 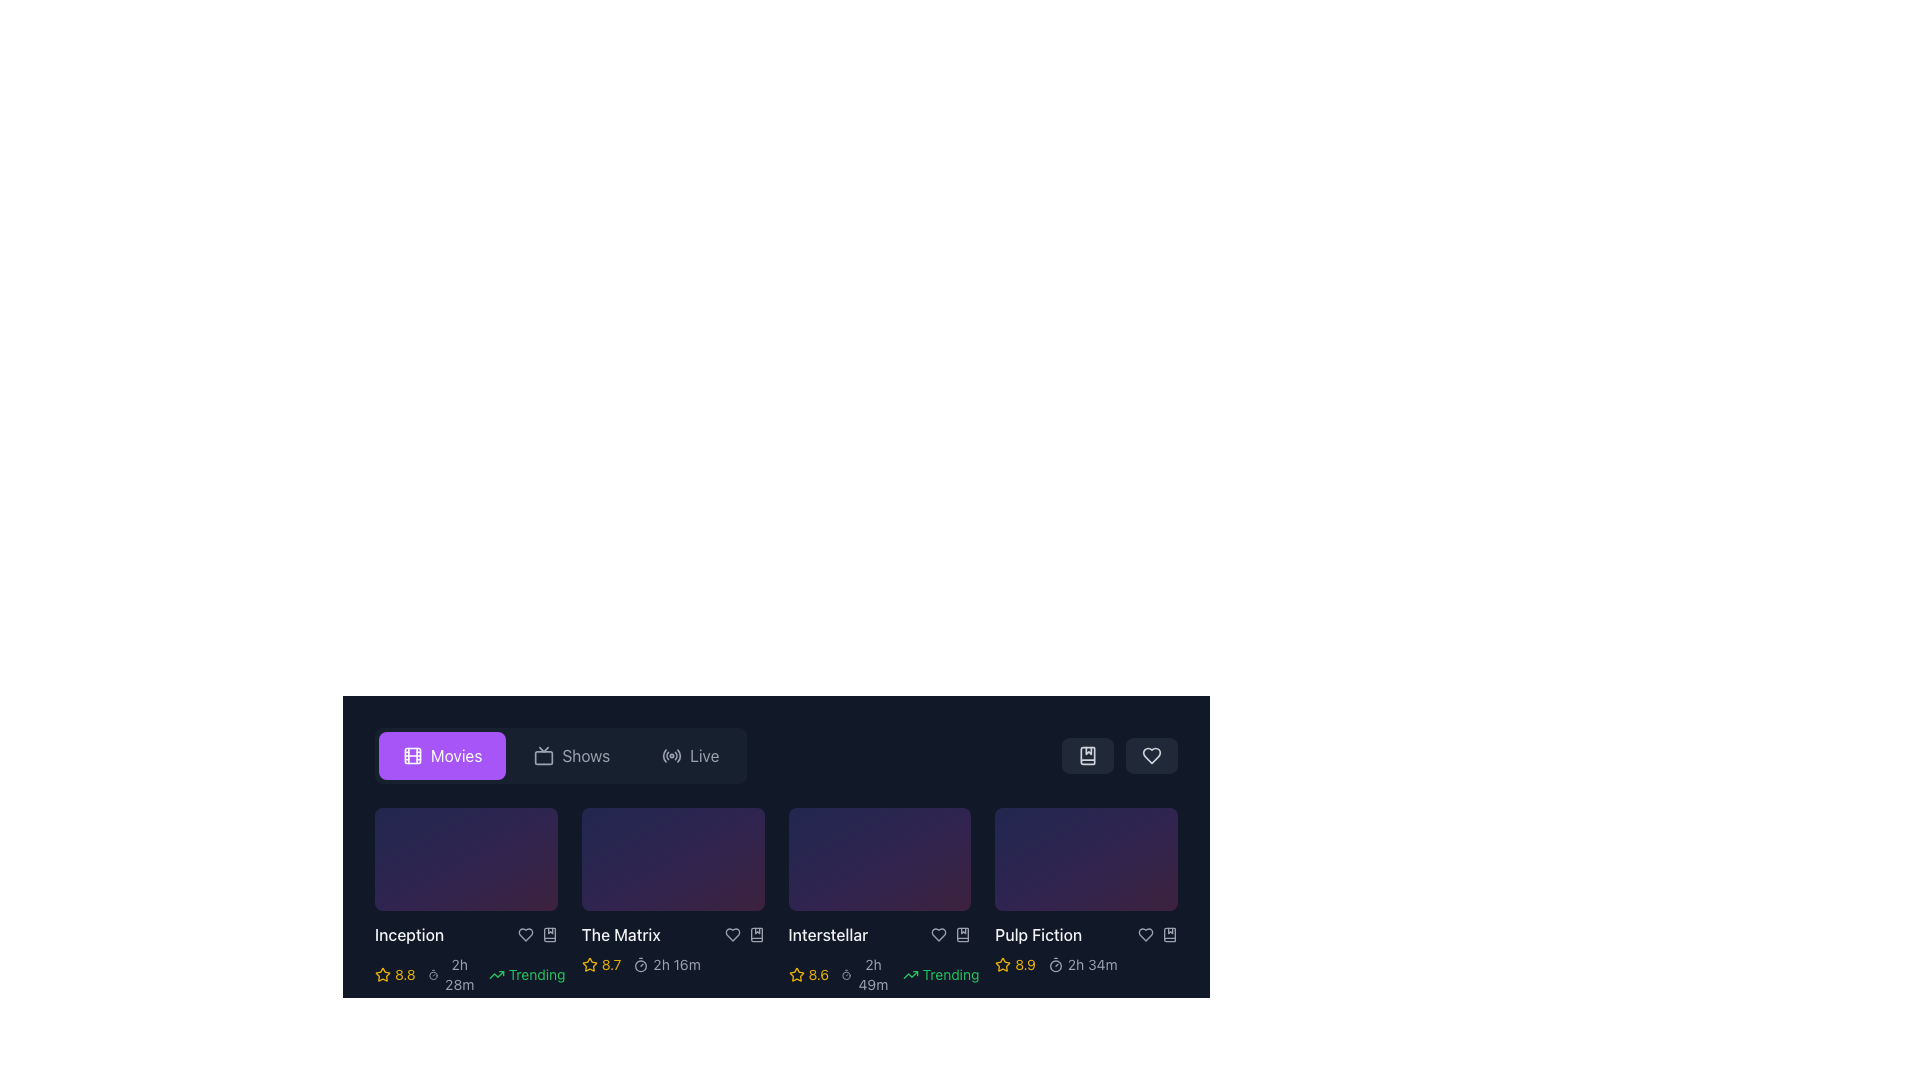 What do you see at coordinates (1146, 933) in the screenshot?
I see `the heart-shaped SVG icon below the 'Pulp Fiction' movie thumbnail` at bounding box center [1146, 933].